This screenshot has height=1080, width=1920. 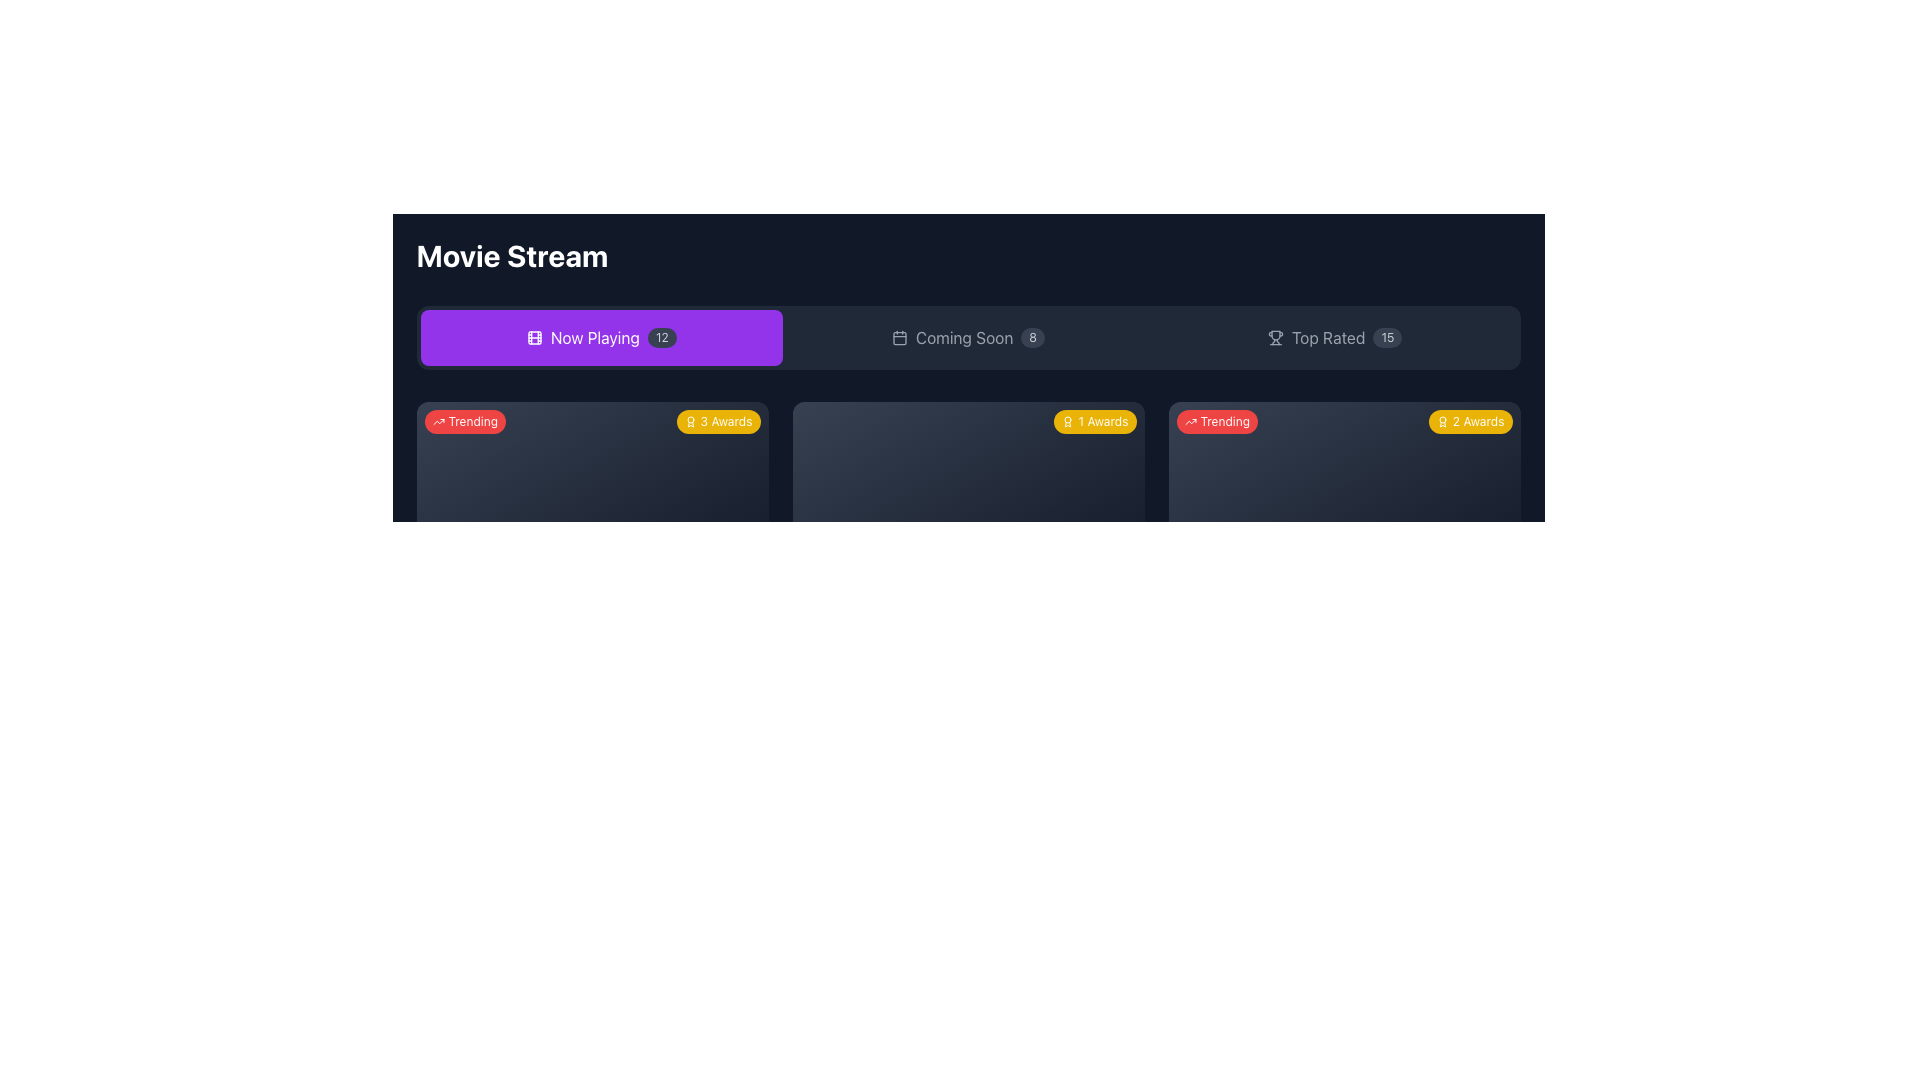 I want to click on the yellow badge icon displaying '2 Awards' located in the upper-right corner of the card-like section, so click(x=1442, y=420).